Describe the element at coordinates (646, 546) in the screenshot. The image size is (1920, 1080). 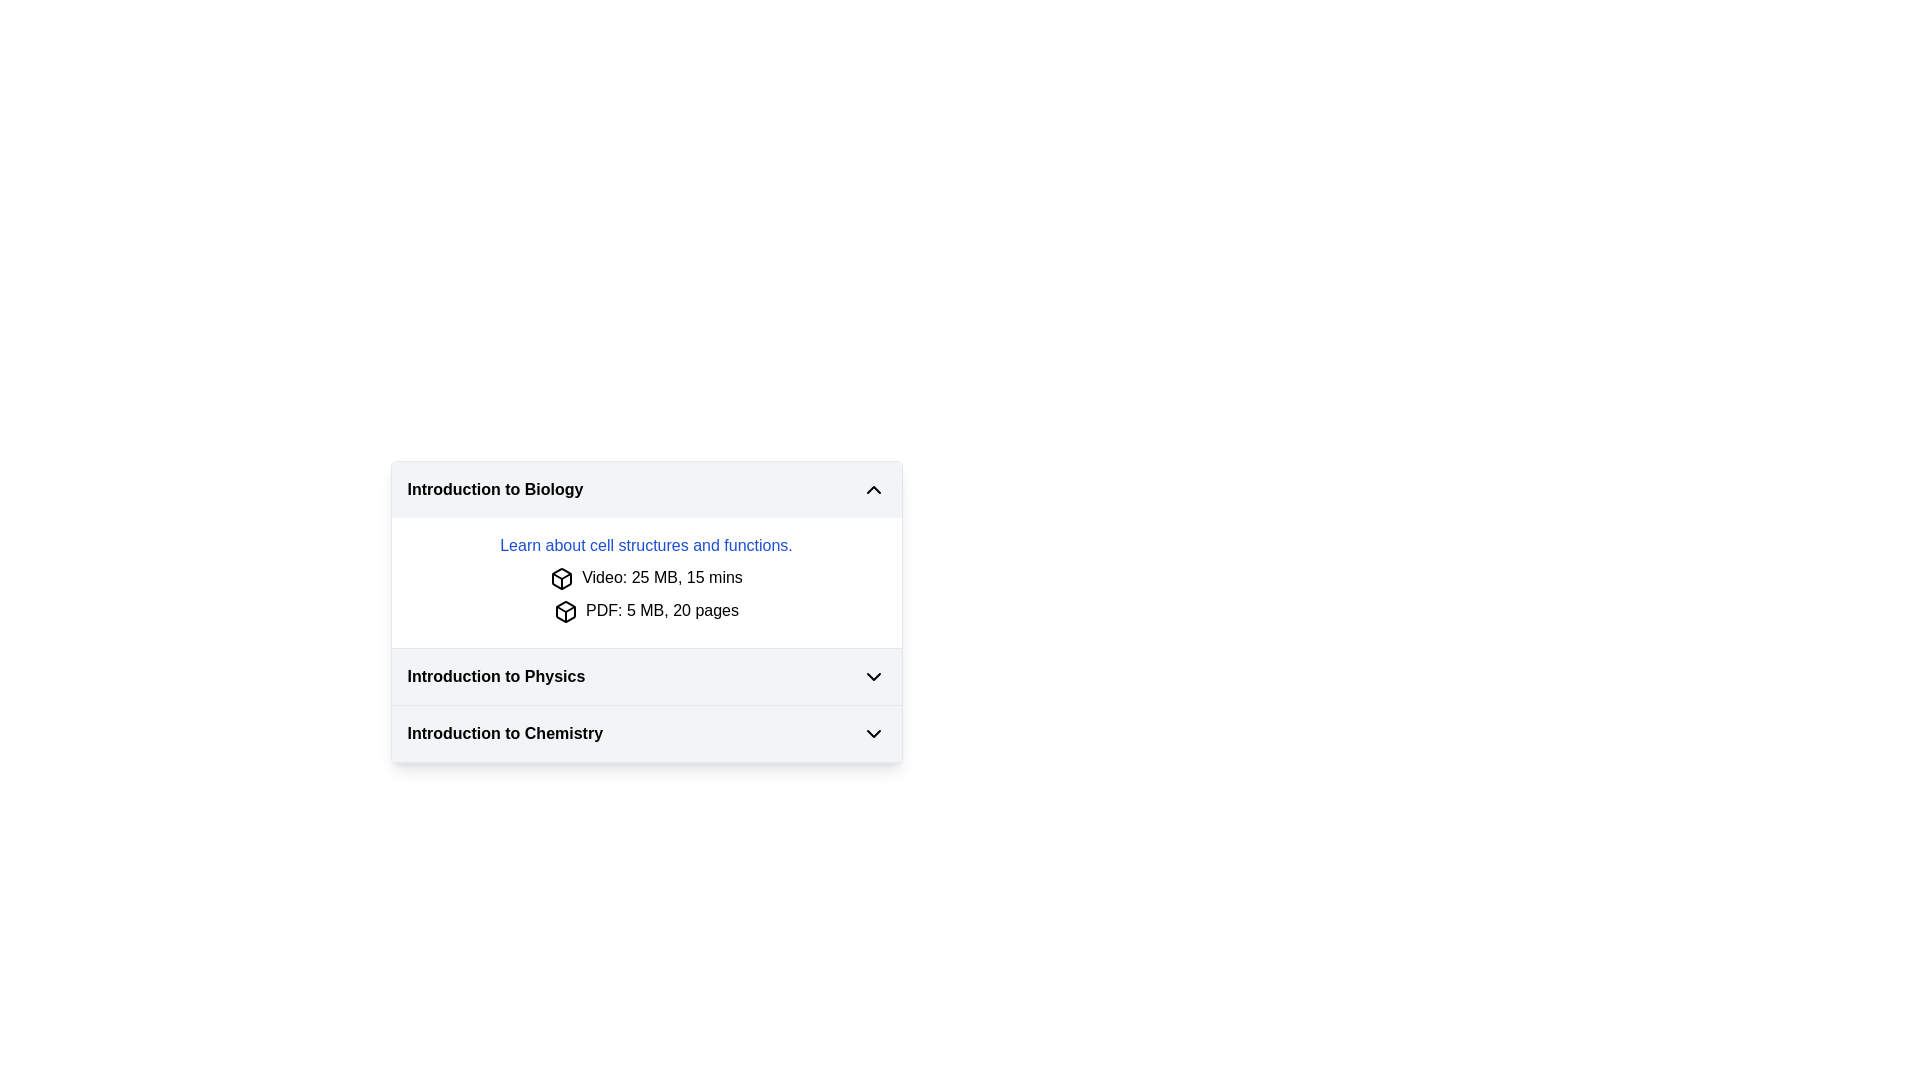
I see `the text label reading 'Learn about cell structures and functions.' which is styled in blue and serves as a clickable or emphasized label in the educational section` at that location.